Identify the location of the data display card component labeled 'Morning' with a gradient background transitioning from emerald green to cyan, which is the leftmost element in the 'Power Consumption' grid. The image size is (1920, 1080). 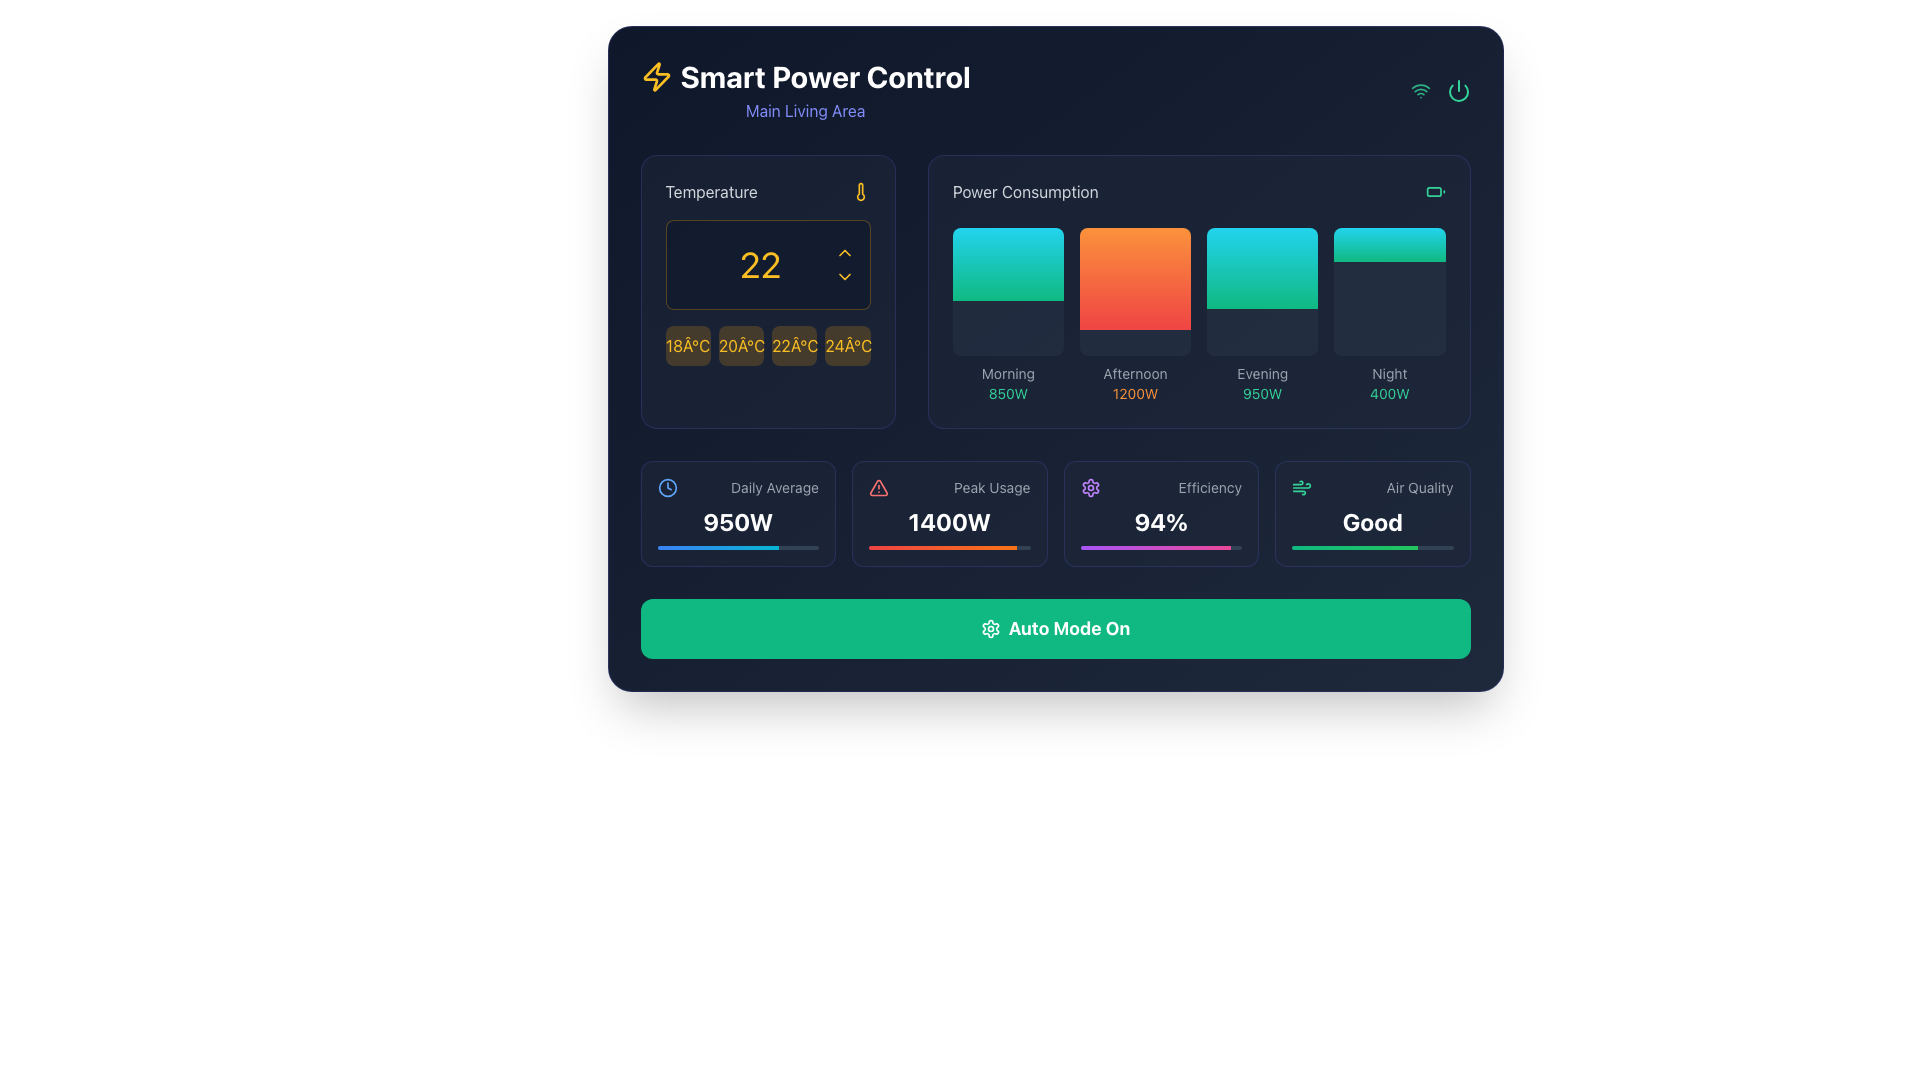
(1008, 315).